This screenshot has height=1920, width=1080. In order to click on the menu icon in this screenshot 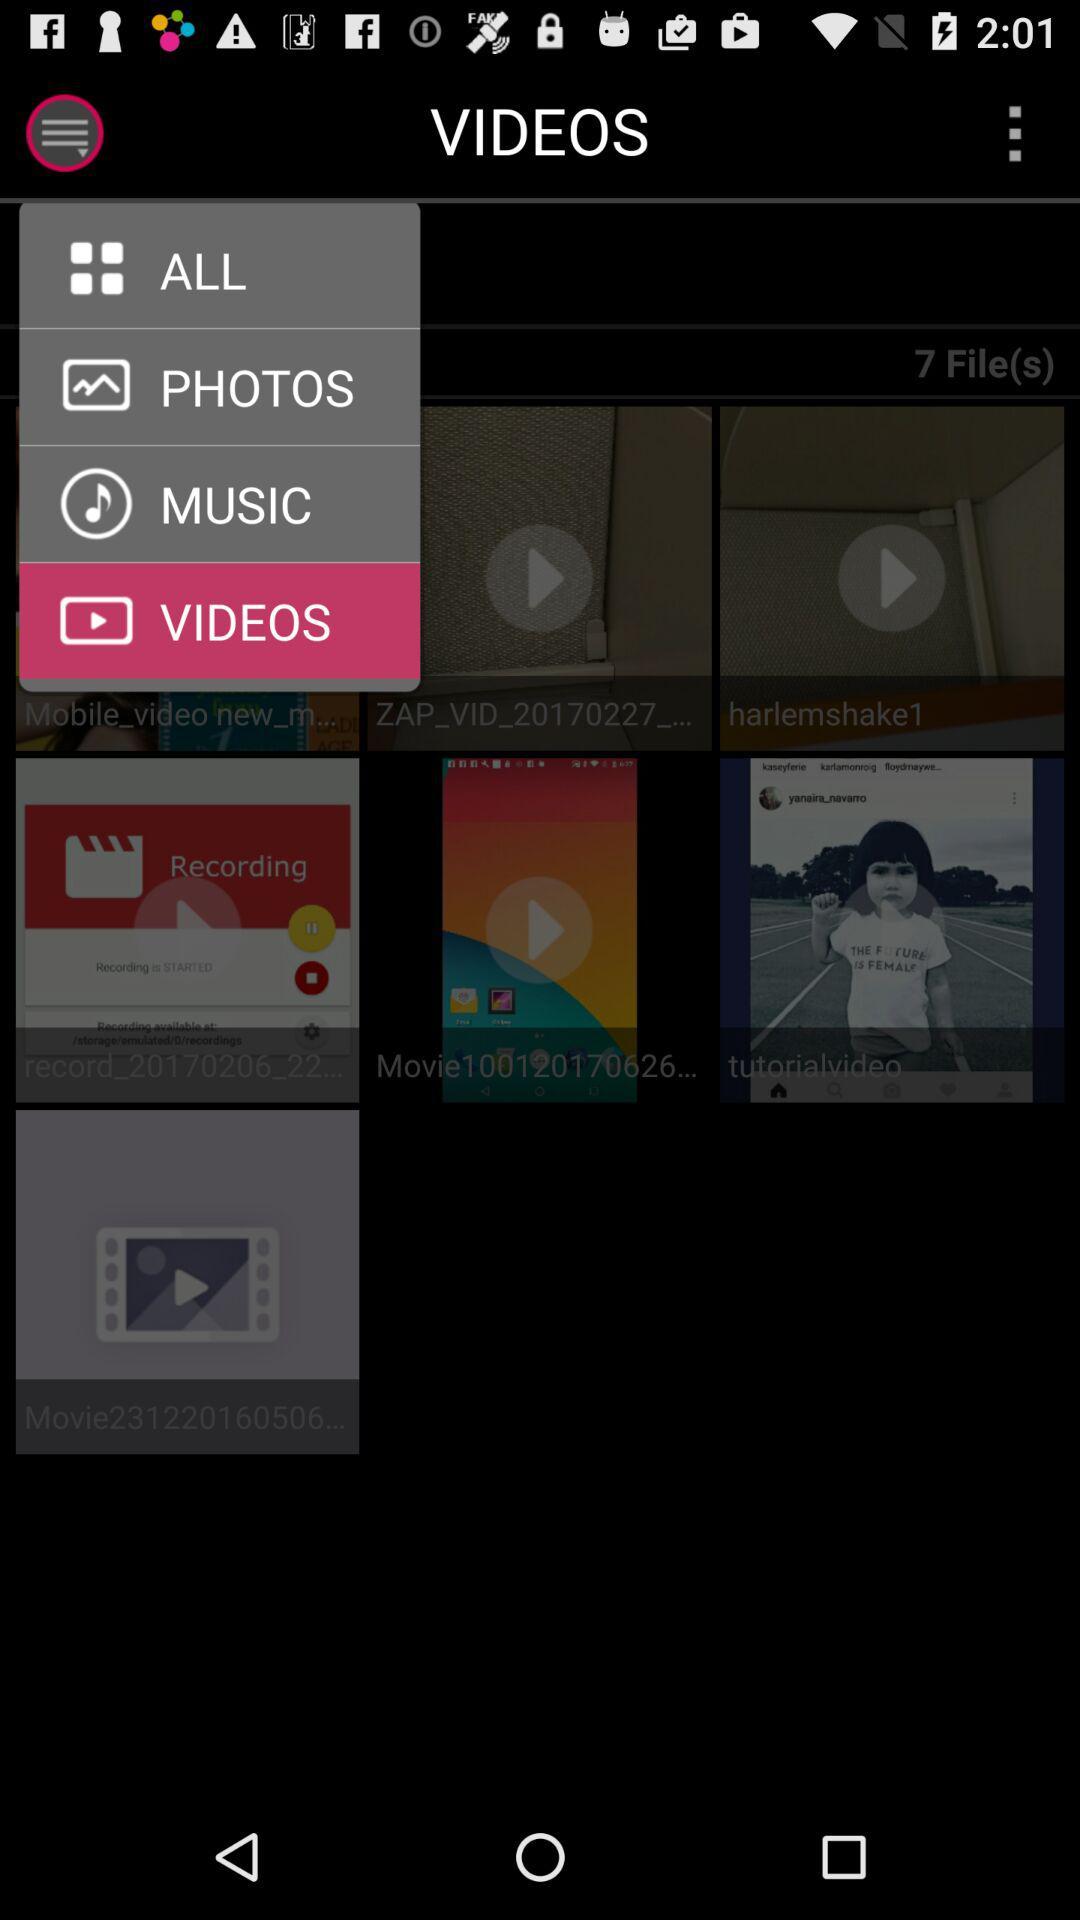, I will do `click(63, 141)`.